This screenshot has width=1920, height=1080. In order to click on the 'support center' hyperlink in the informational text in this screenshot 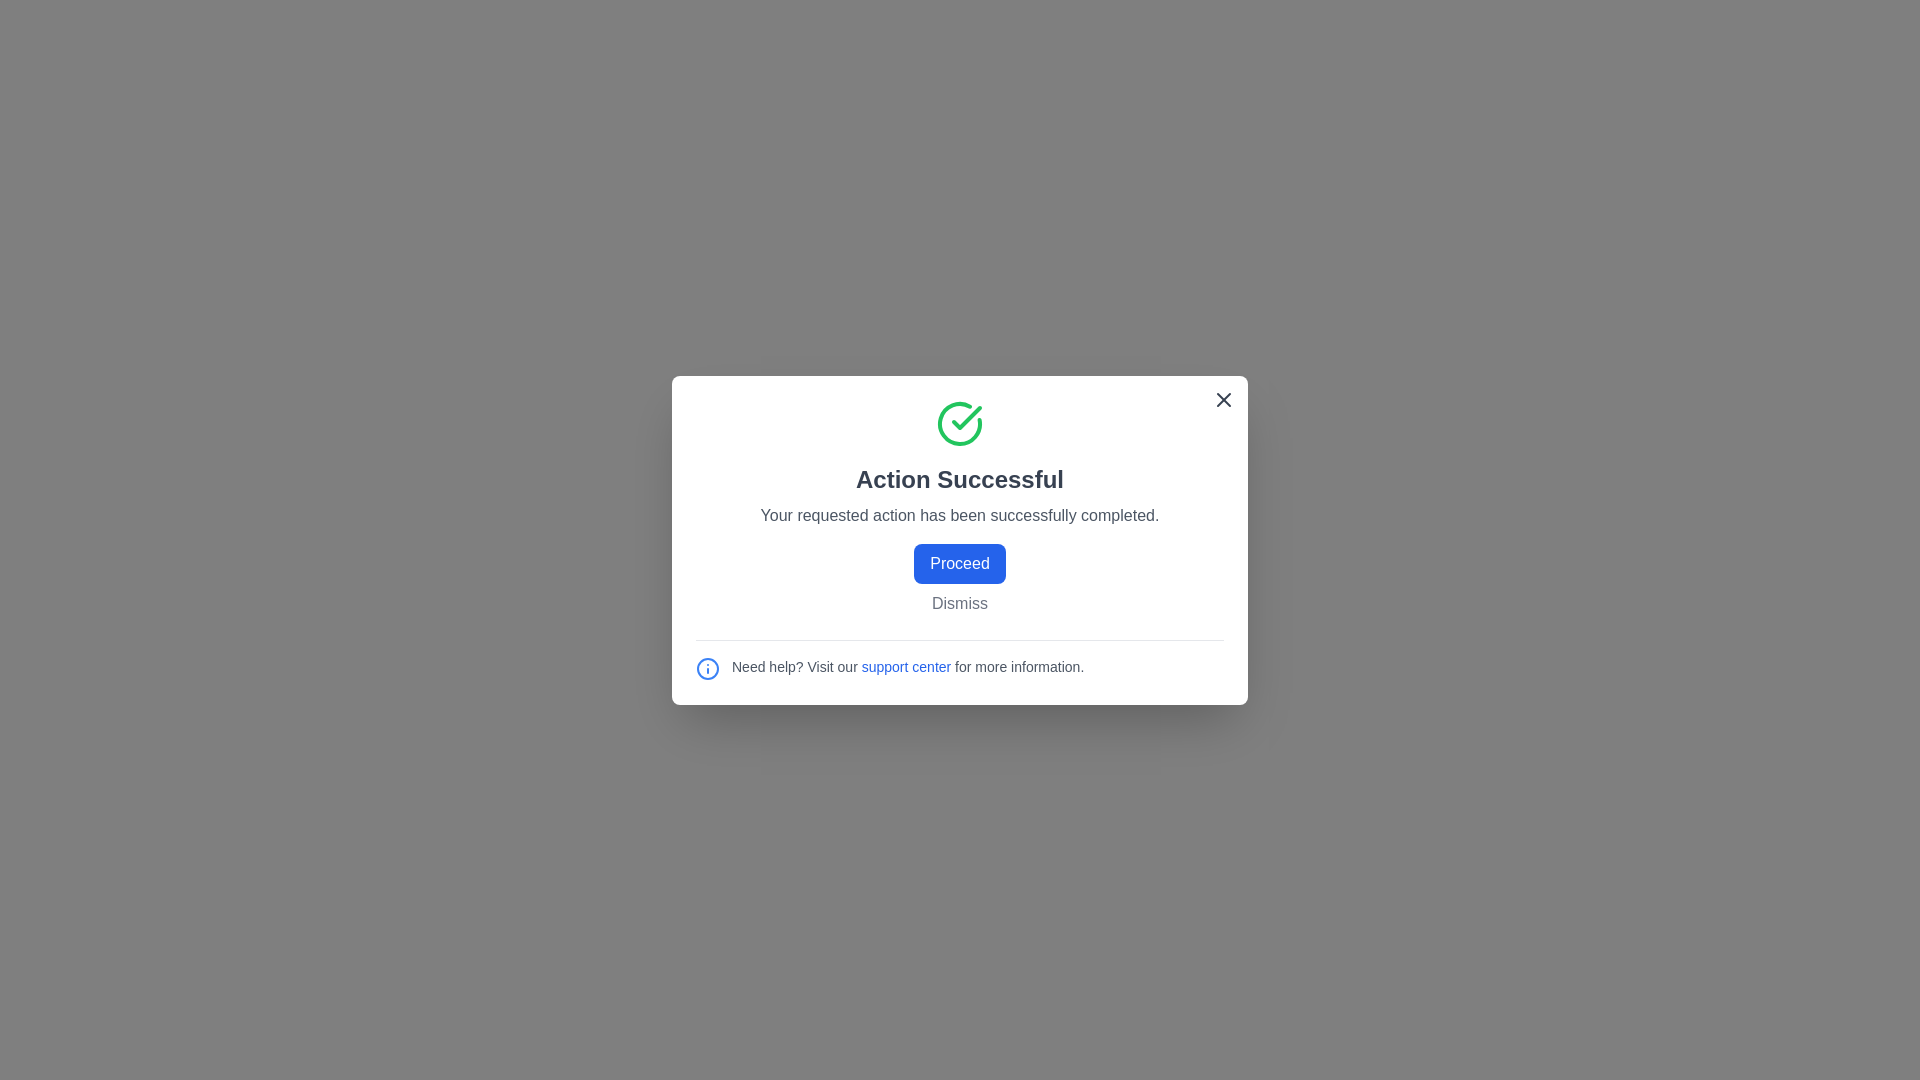, I will do `click(907, 666)`.